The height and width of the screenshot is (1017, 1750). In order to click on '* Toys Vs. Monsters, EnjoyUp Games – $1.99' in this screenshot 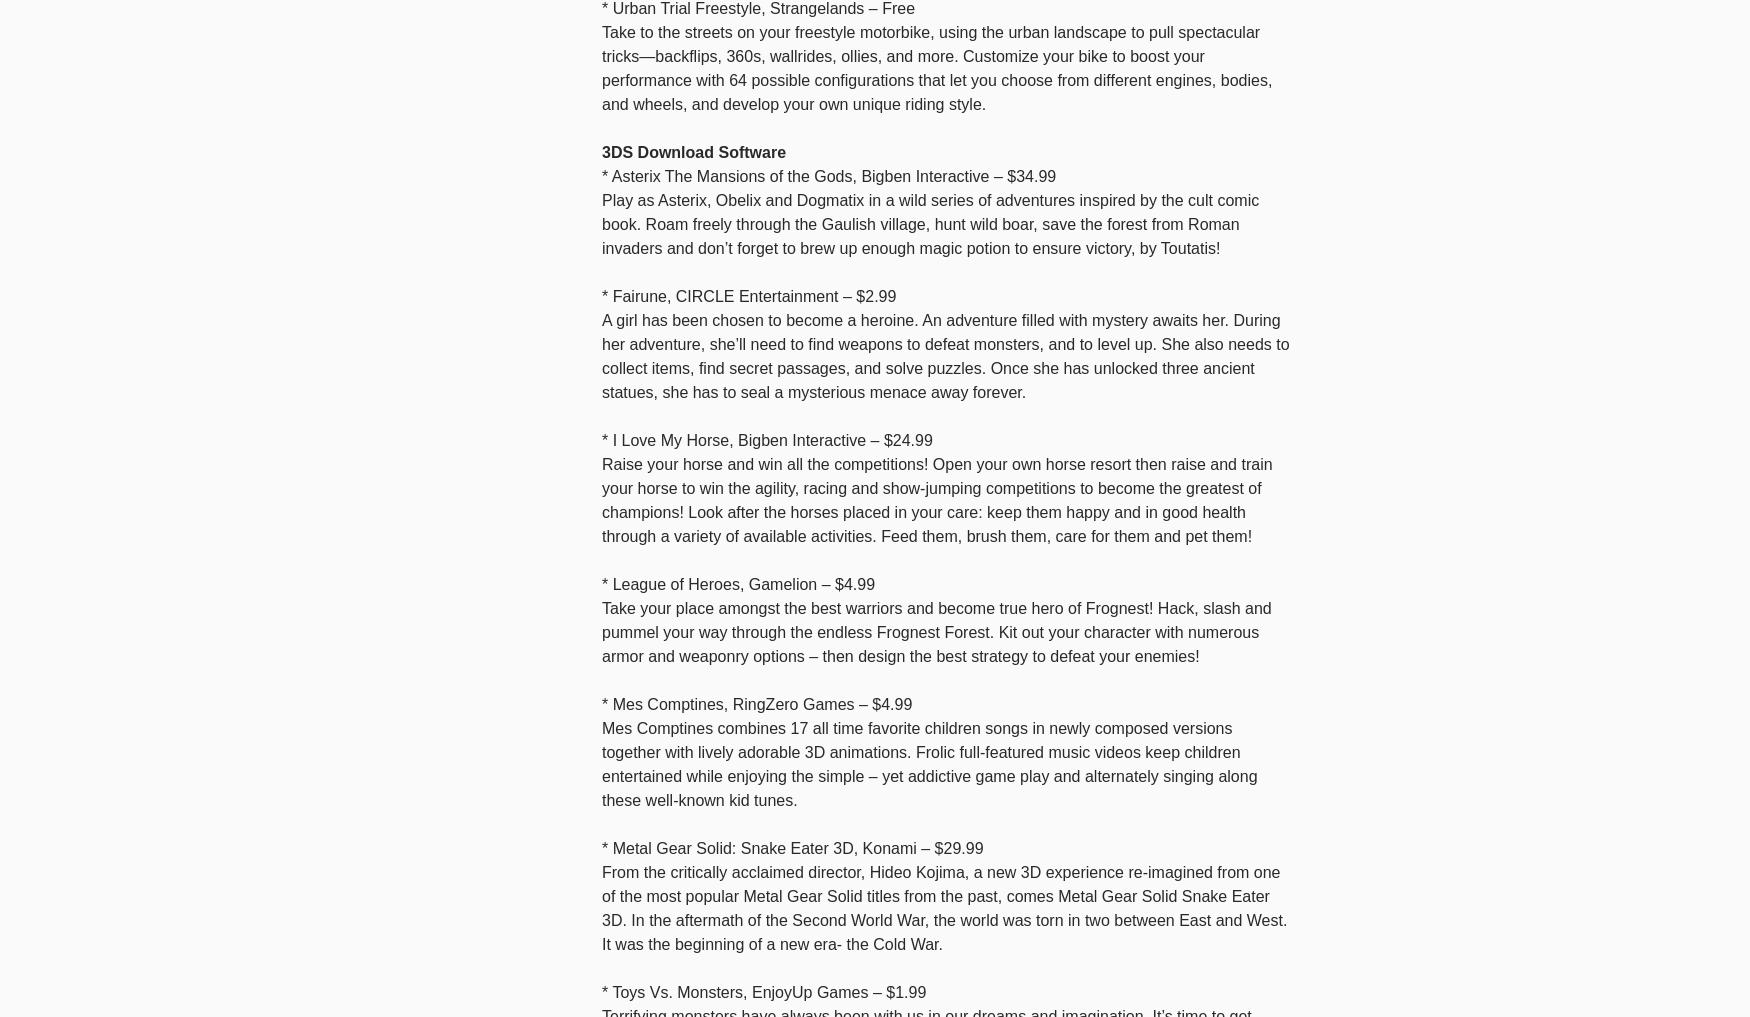, I will do `click(763, 991)`.